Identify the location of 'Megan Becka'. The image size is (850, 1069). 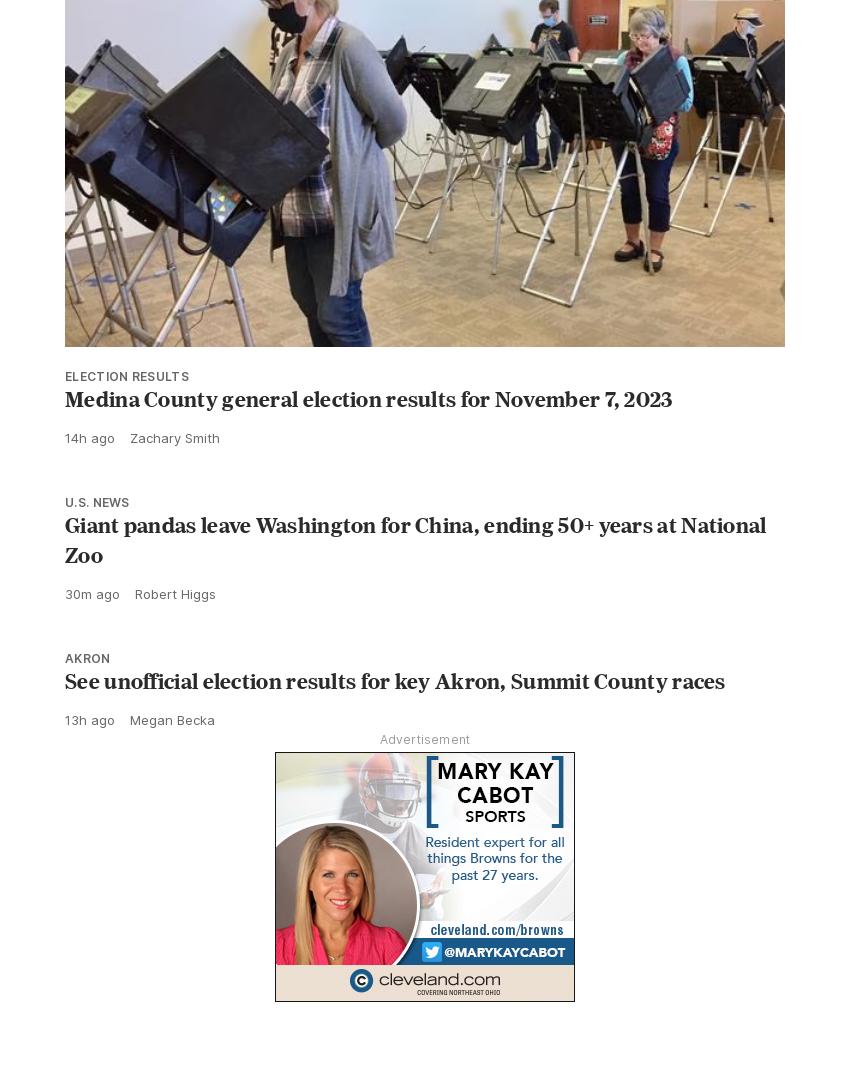
(171, 718).